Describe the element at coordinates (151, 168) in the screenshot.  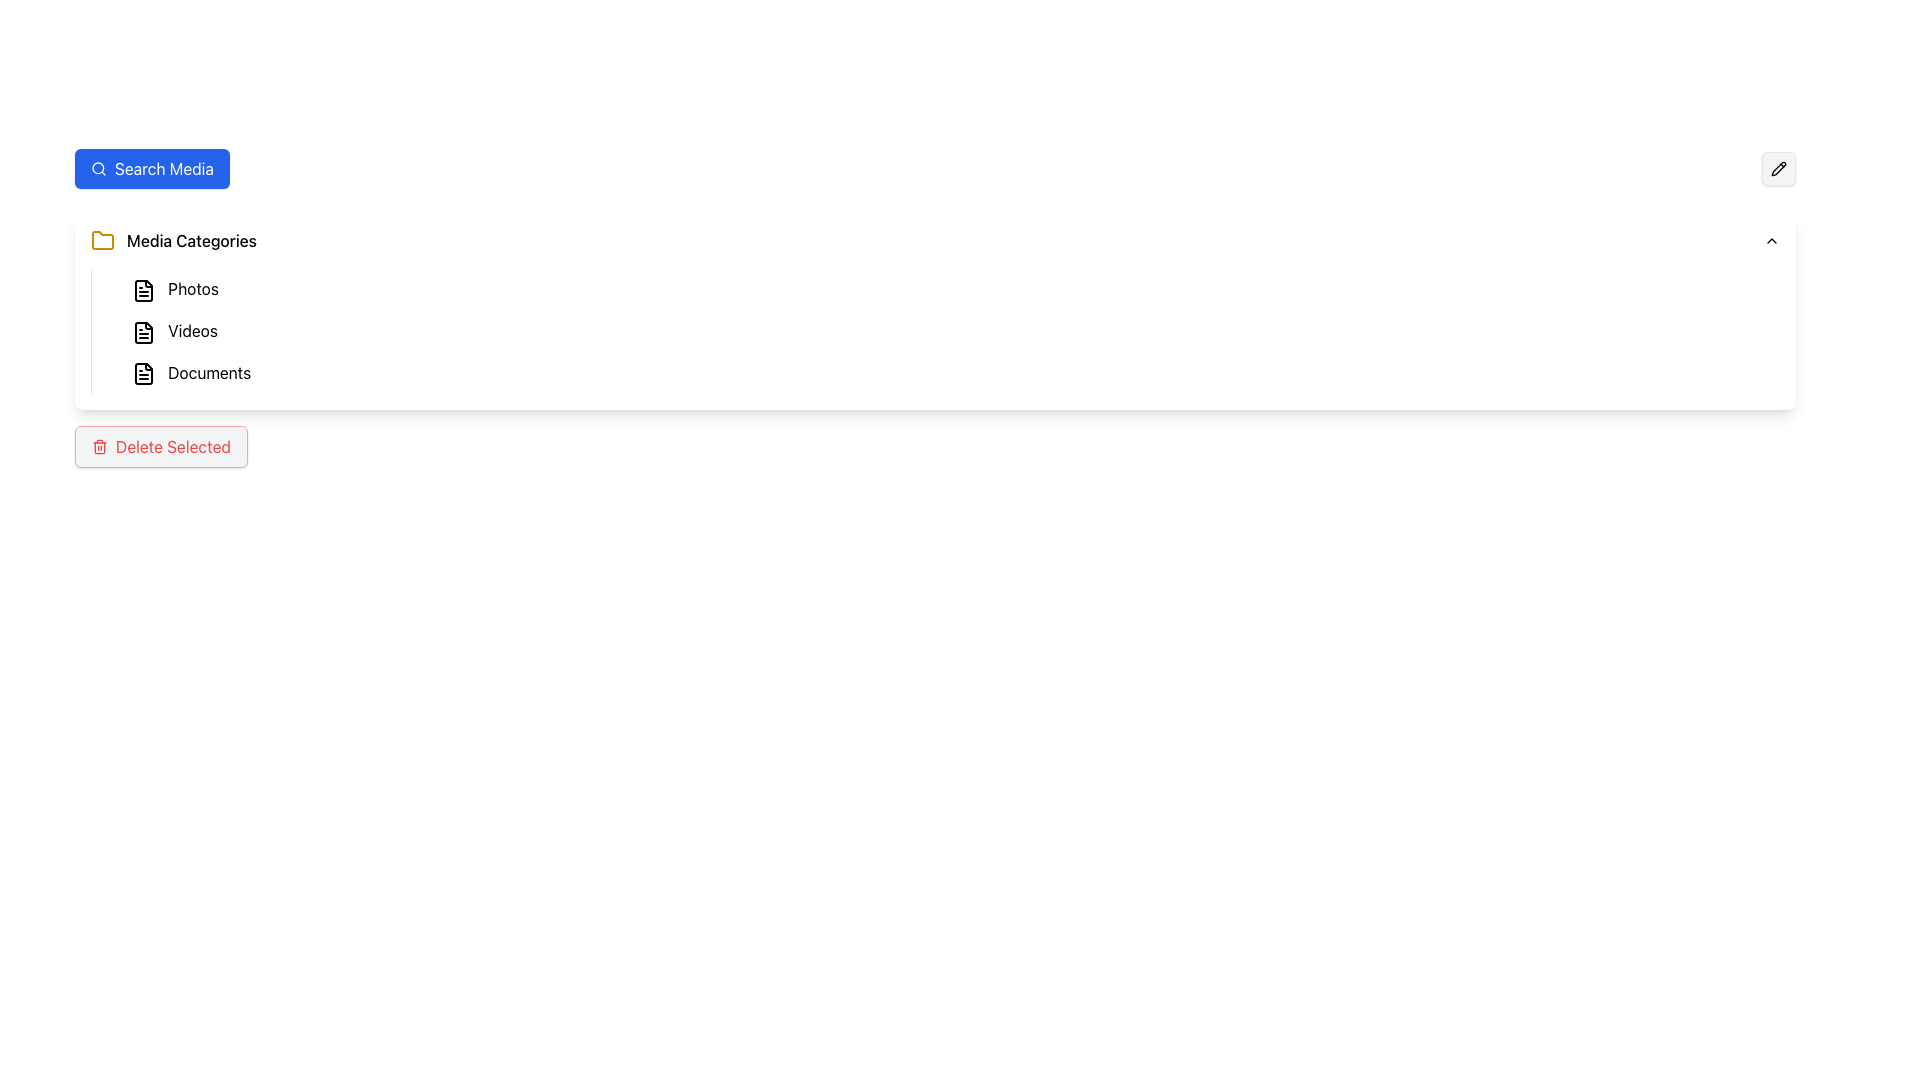
I see `the search button located in the top section of the media category interface` at that location.